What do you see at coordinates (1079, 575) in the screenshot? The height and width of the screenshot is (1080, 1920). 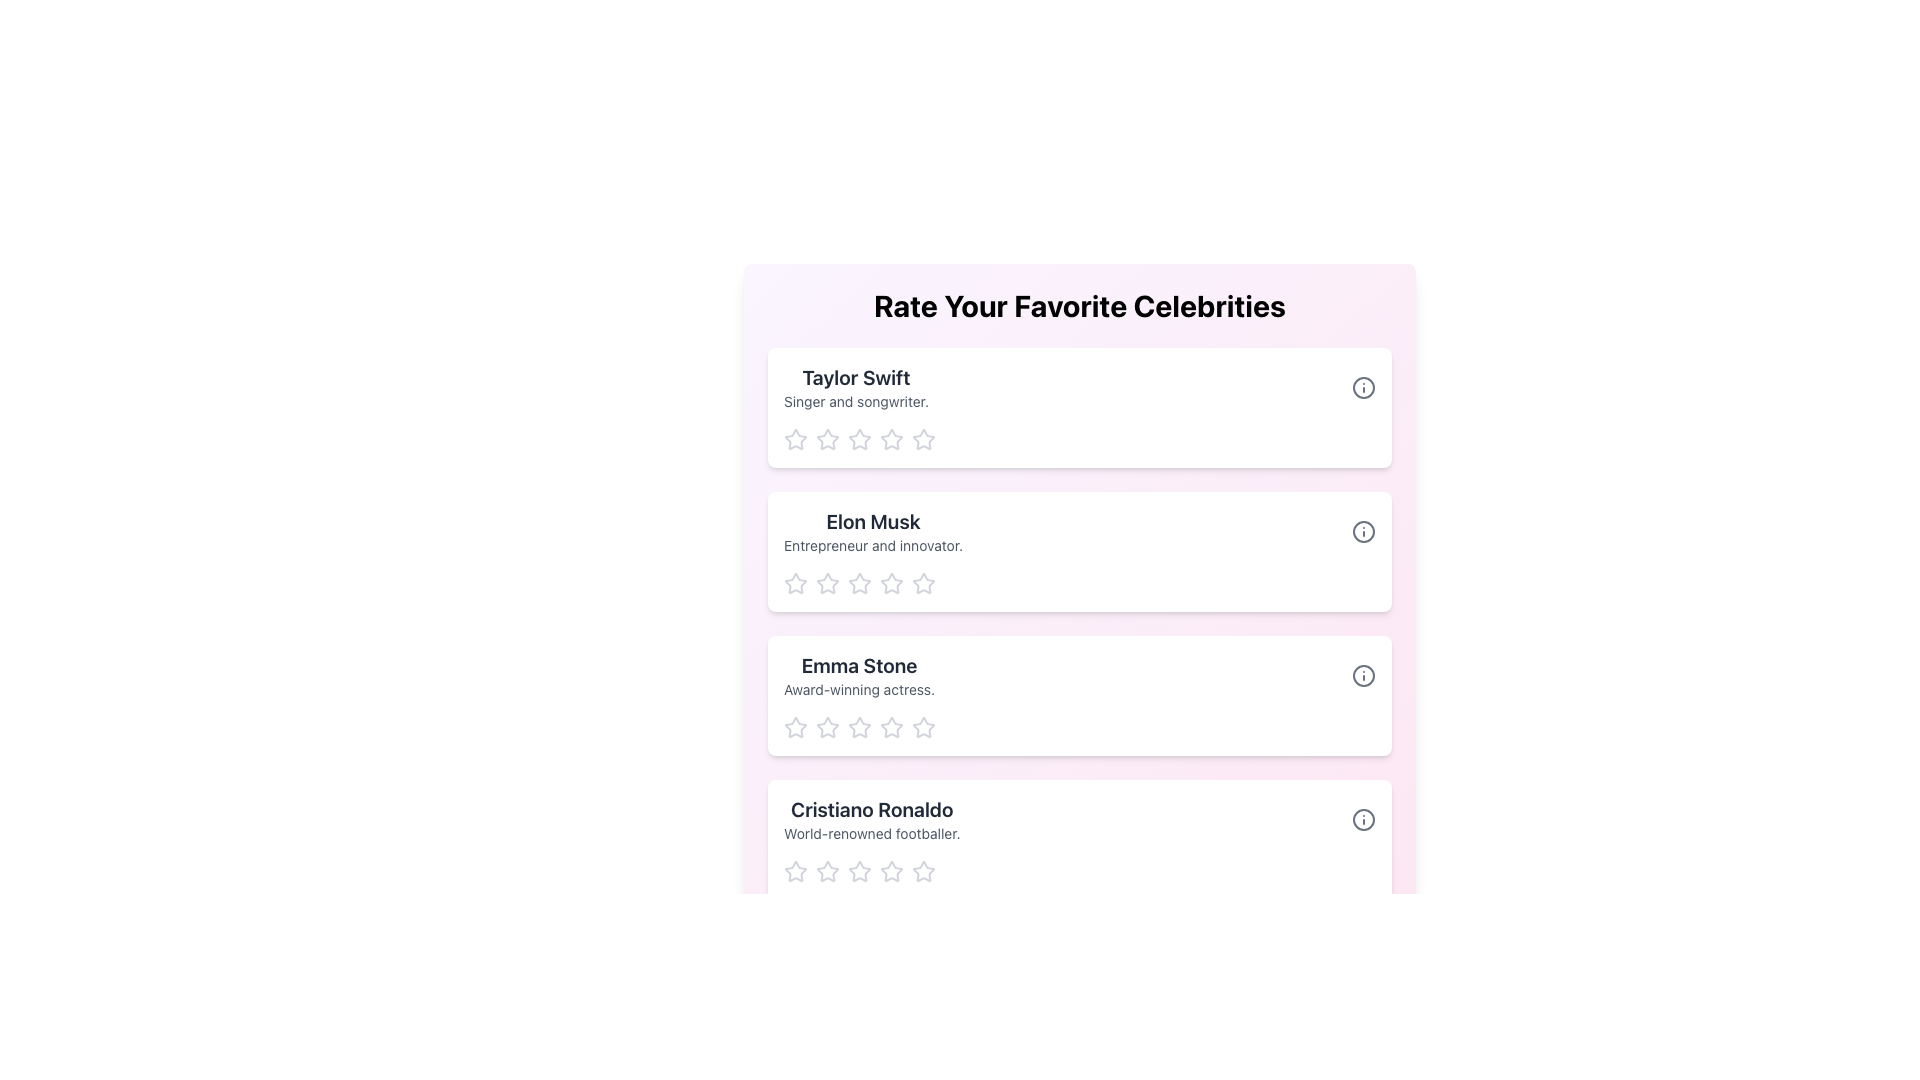 I see `a star in the Star Rating Component below 'Elon Musk' to set a rating` at bounding box center [1079, 575].